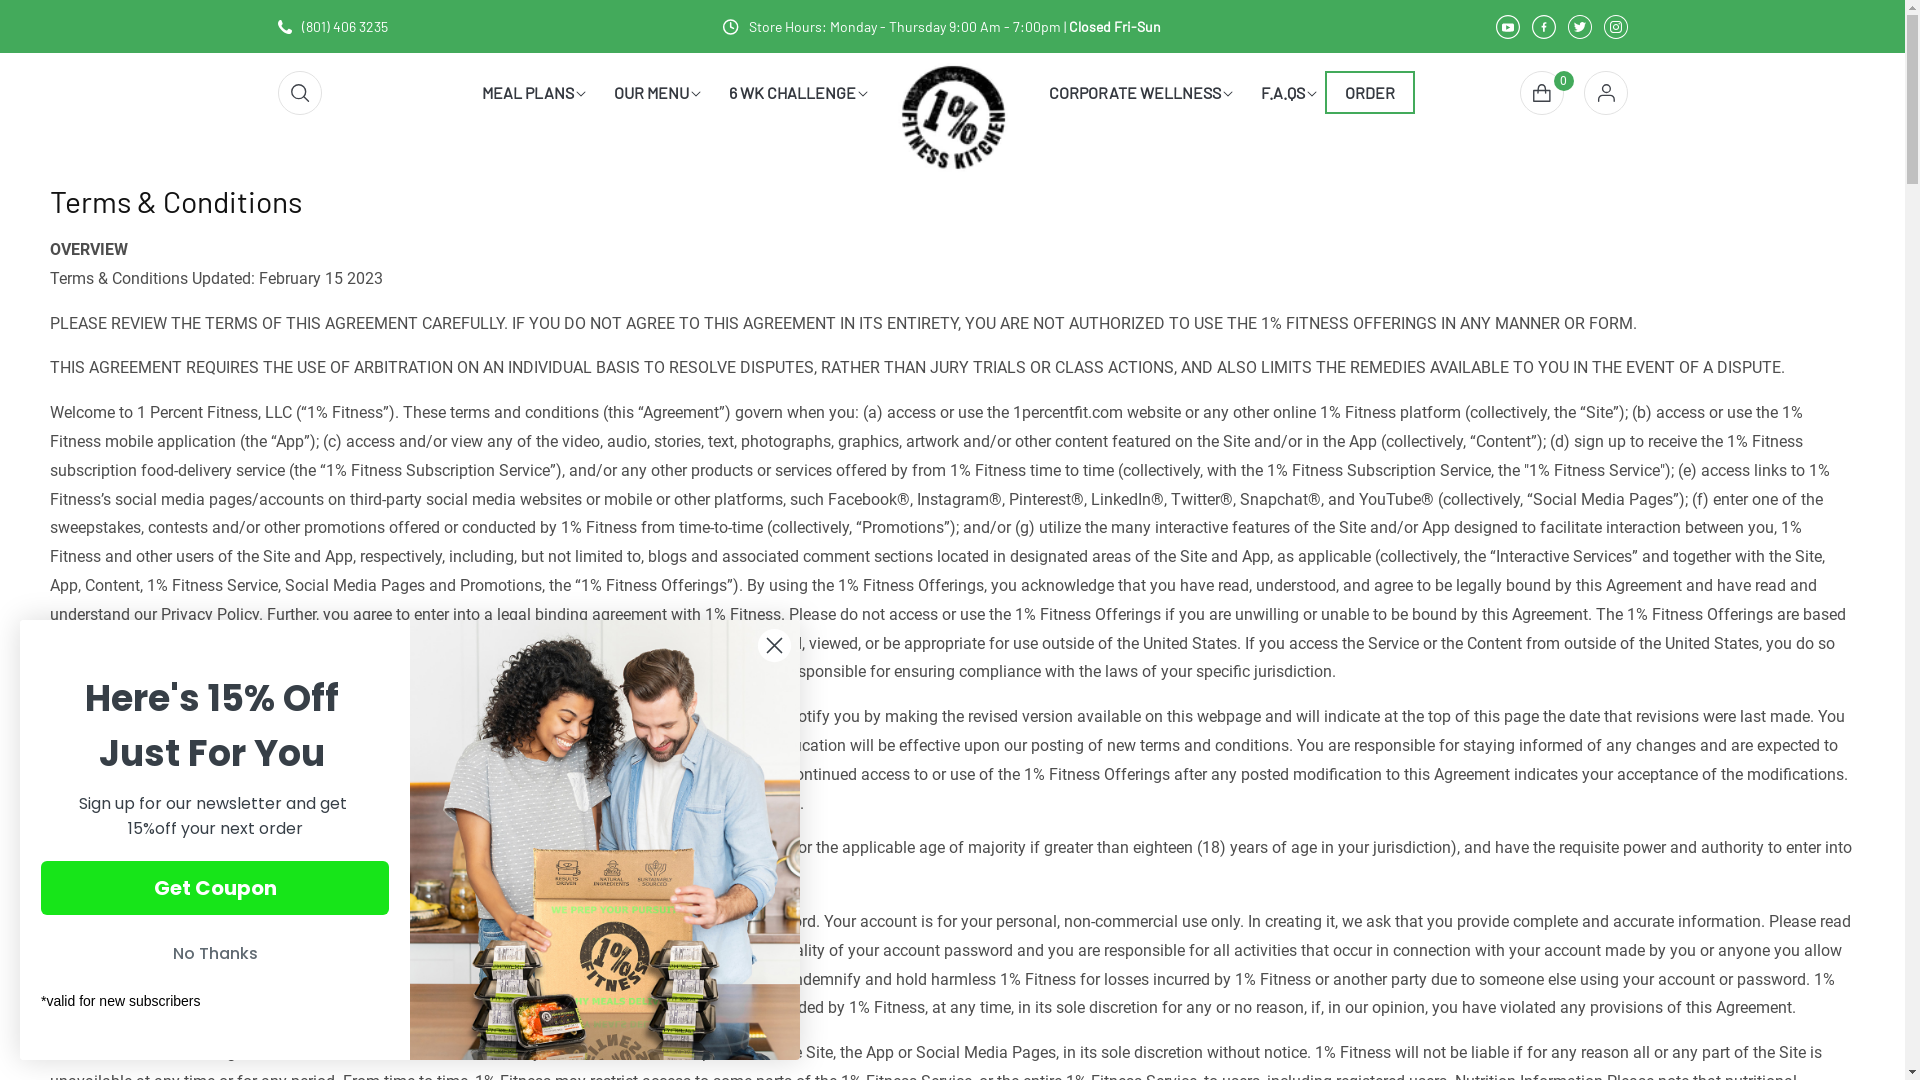  What do you see at coordinates (1578, 26) in the screenshot?
I see `'Twitter'` at bounding box center [1578, 26].